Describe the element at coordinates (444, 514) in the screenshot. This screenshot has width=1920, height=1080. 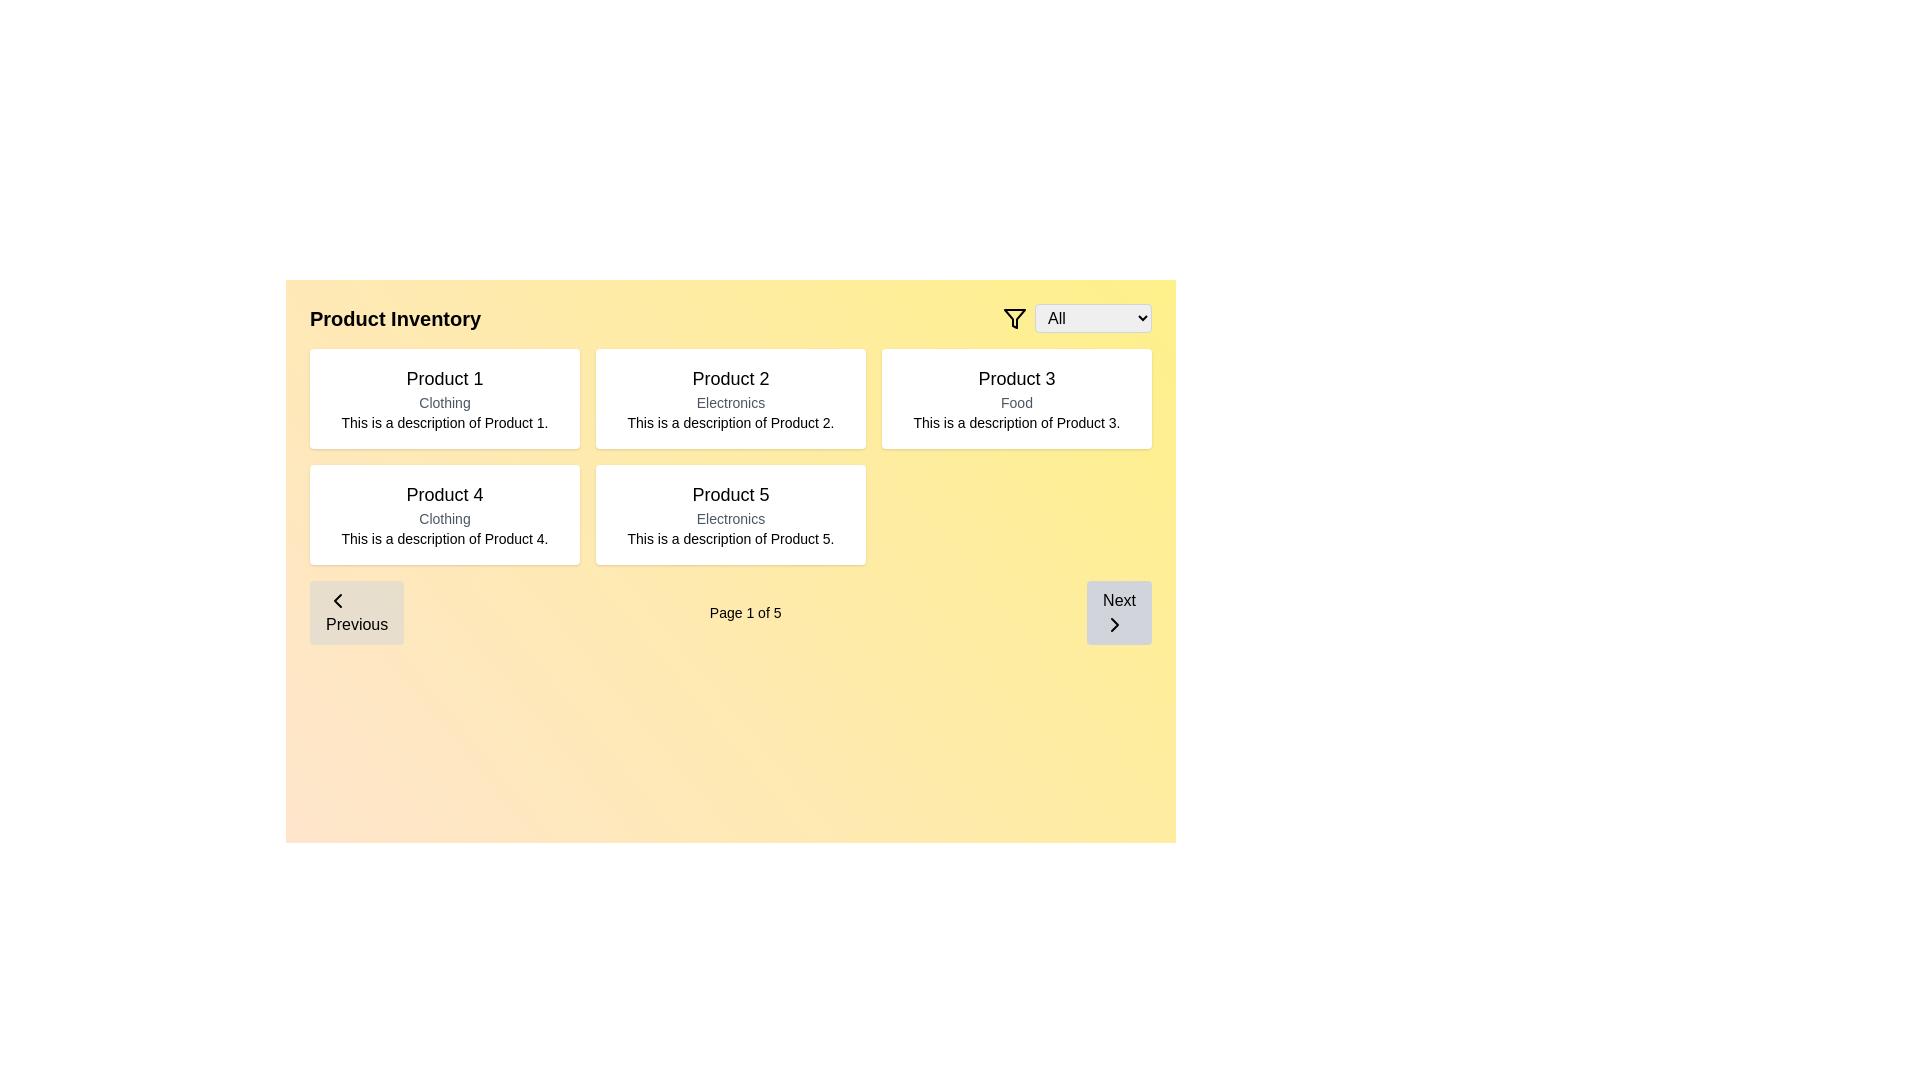
I see `the product display card located in the grid layout, which is the first item on the second row and fourth in the sequence` at that location.